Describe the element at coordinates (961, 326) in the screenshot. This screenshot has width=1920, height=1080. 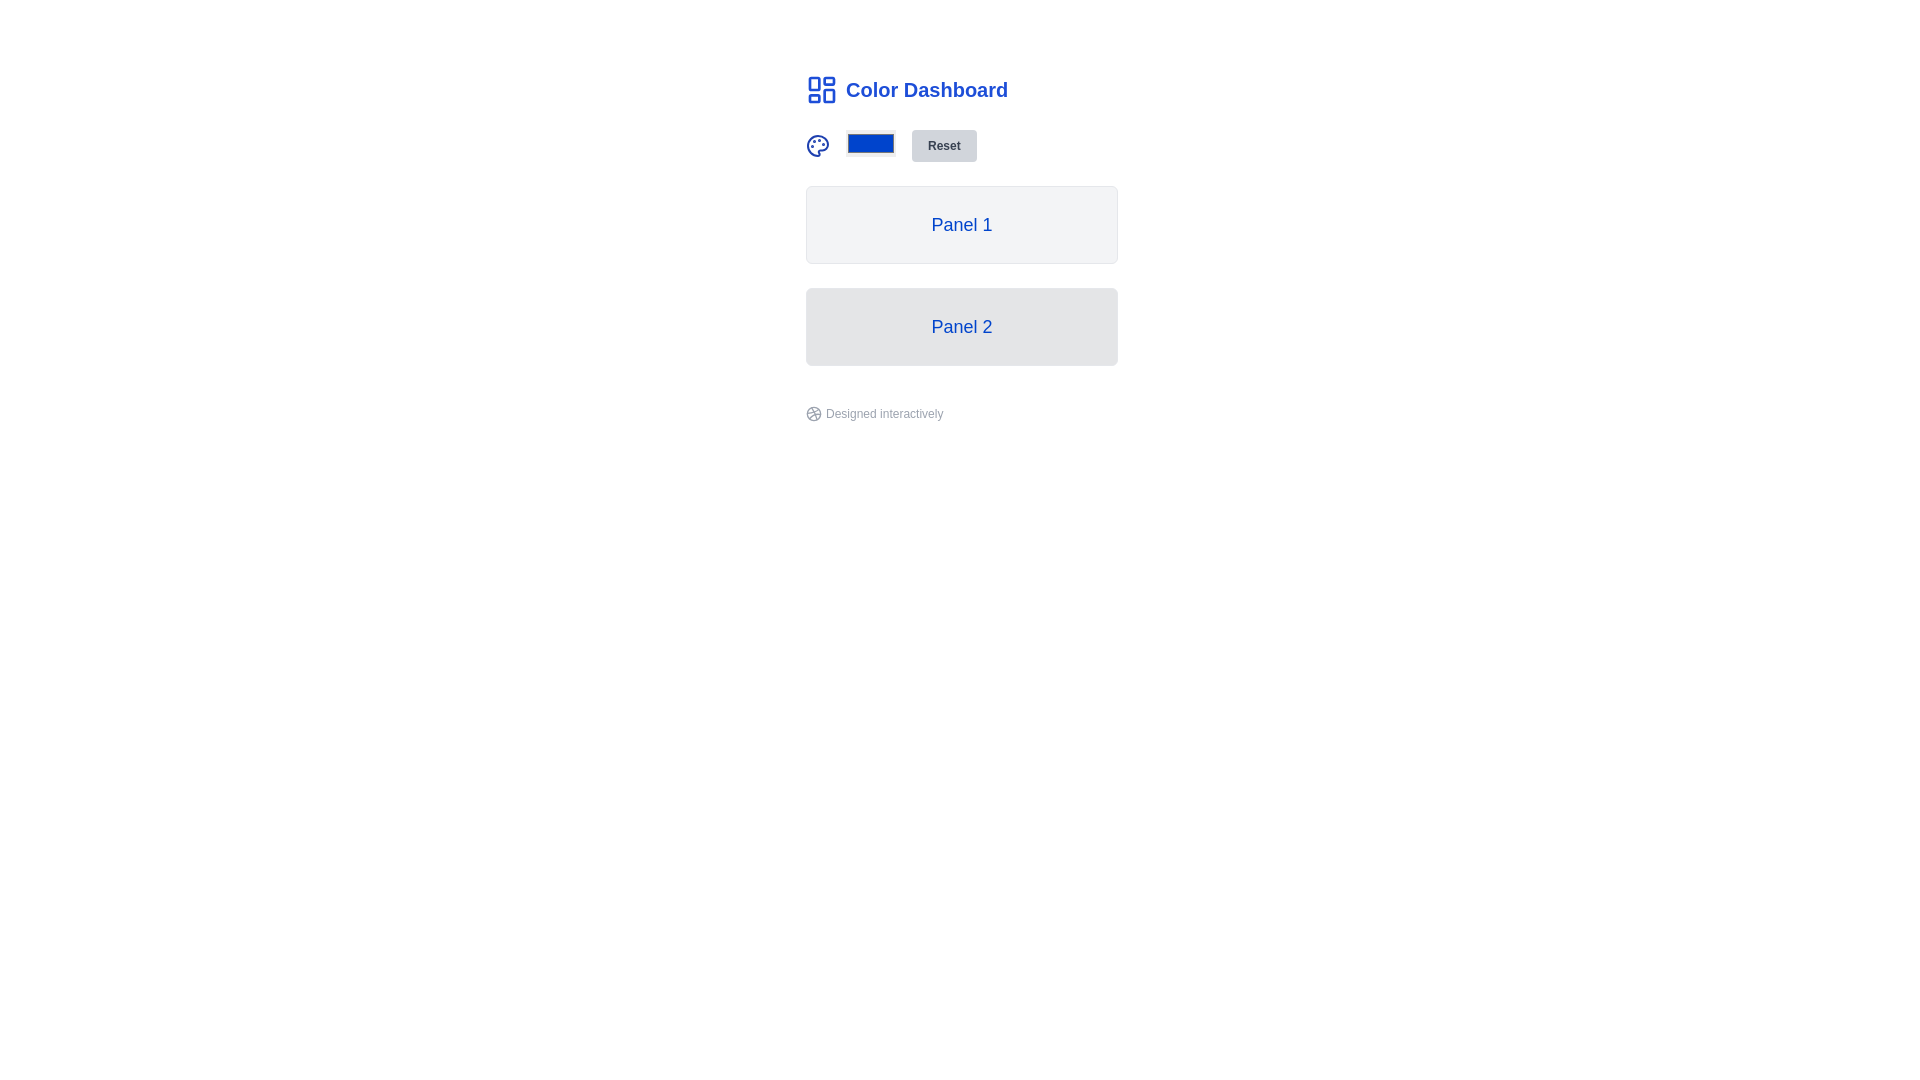
I see `the label text for 'Panel 2', which is the second item in a vertical stack of panels, located below 'Panel 1'` at that location.